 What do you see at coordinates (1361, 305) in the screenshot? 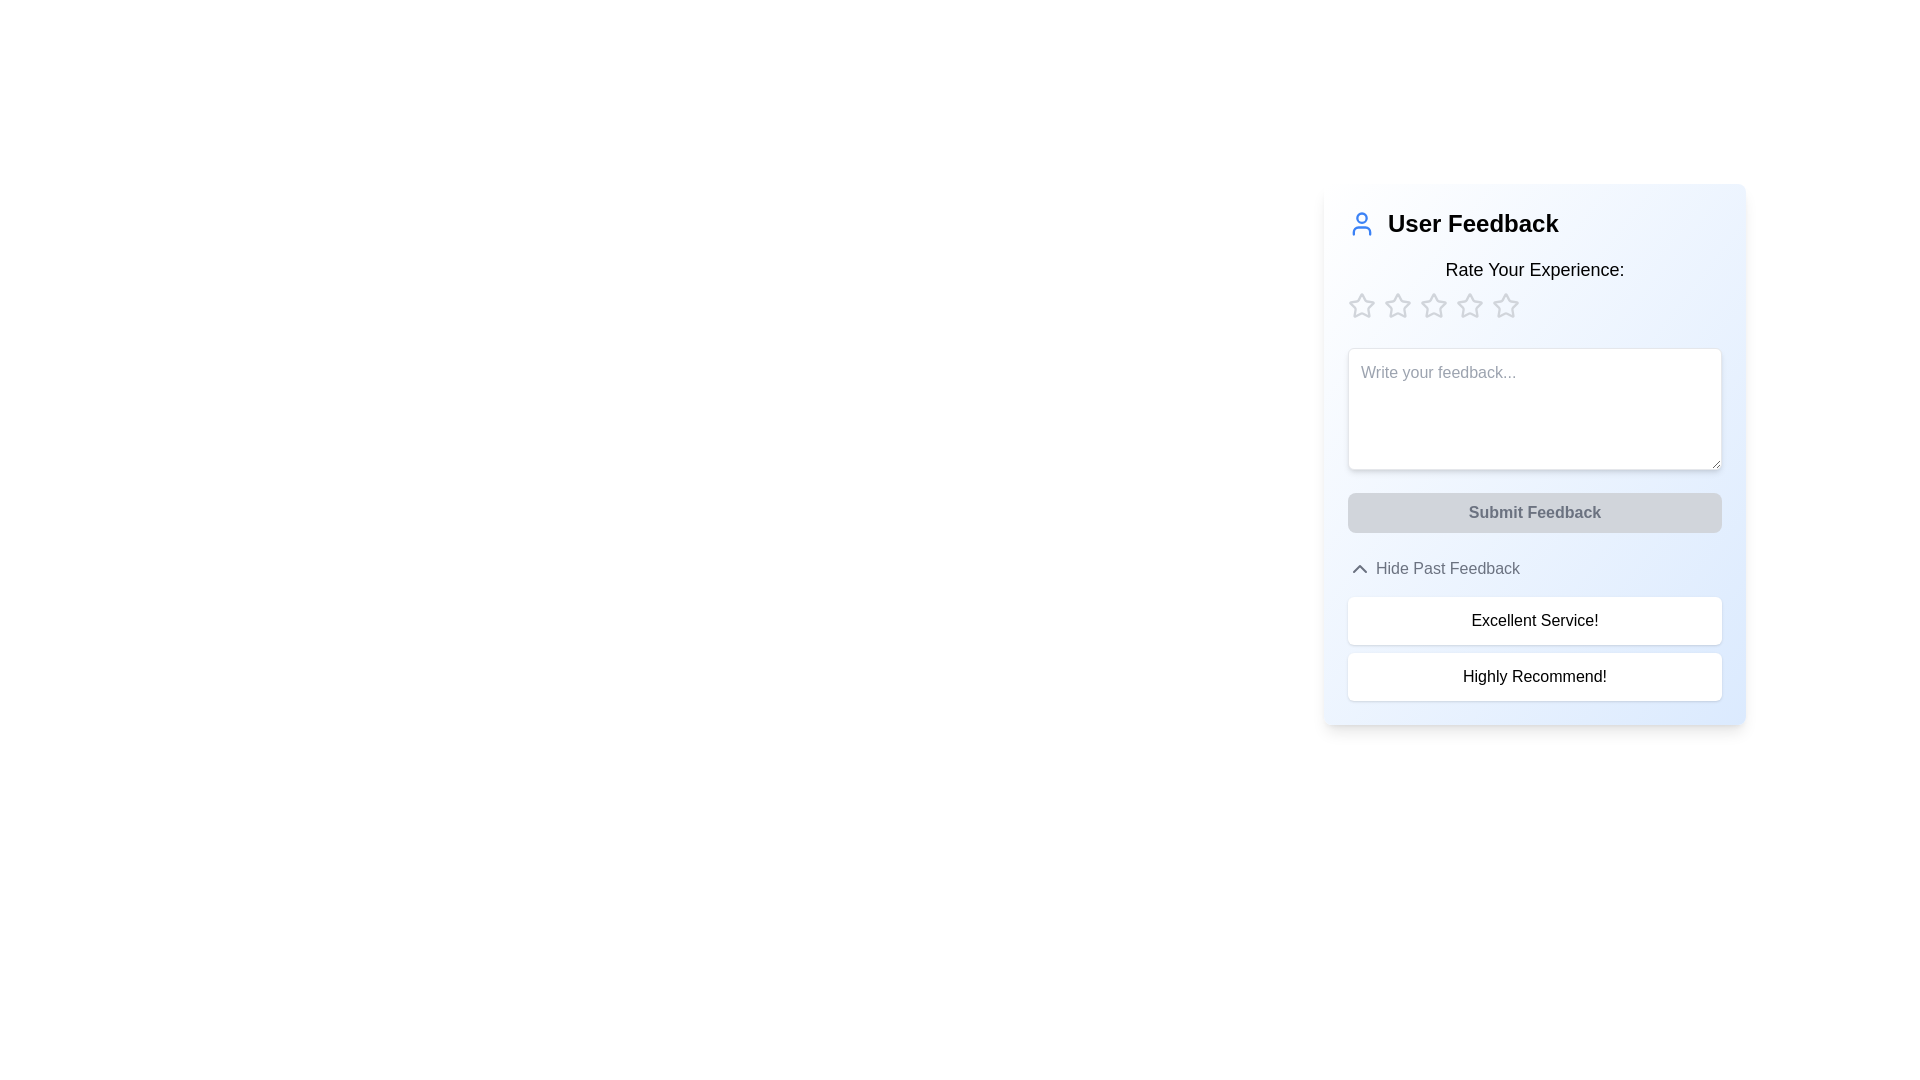
I see `the leftmost star-shaped icon used for ratings in the feedback interface` at bounding box center [1361, 305].